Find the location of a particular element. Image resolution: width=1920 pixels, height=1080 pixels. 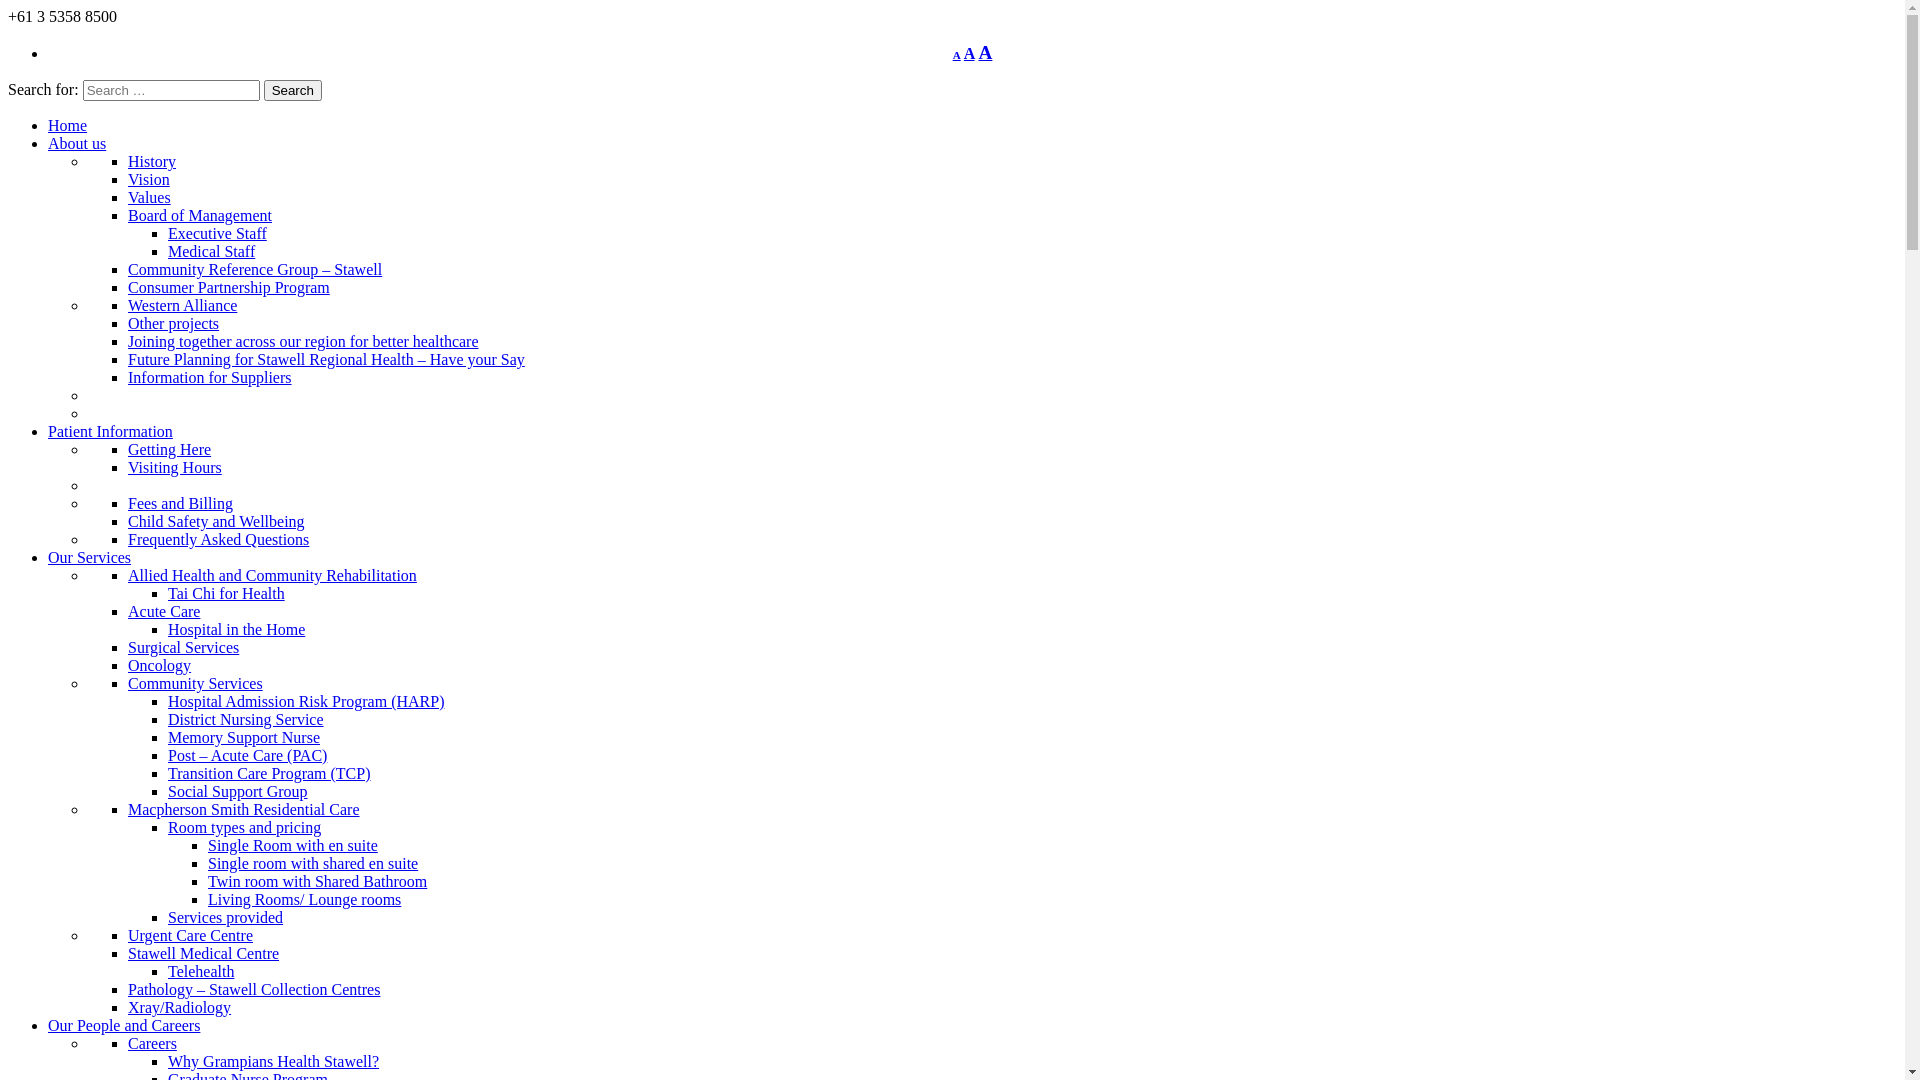

'Allied Health and Community Rehabilitation' is located at coordinates (271, 575).